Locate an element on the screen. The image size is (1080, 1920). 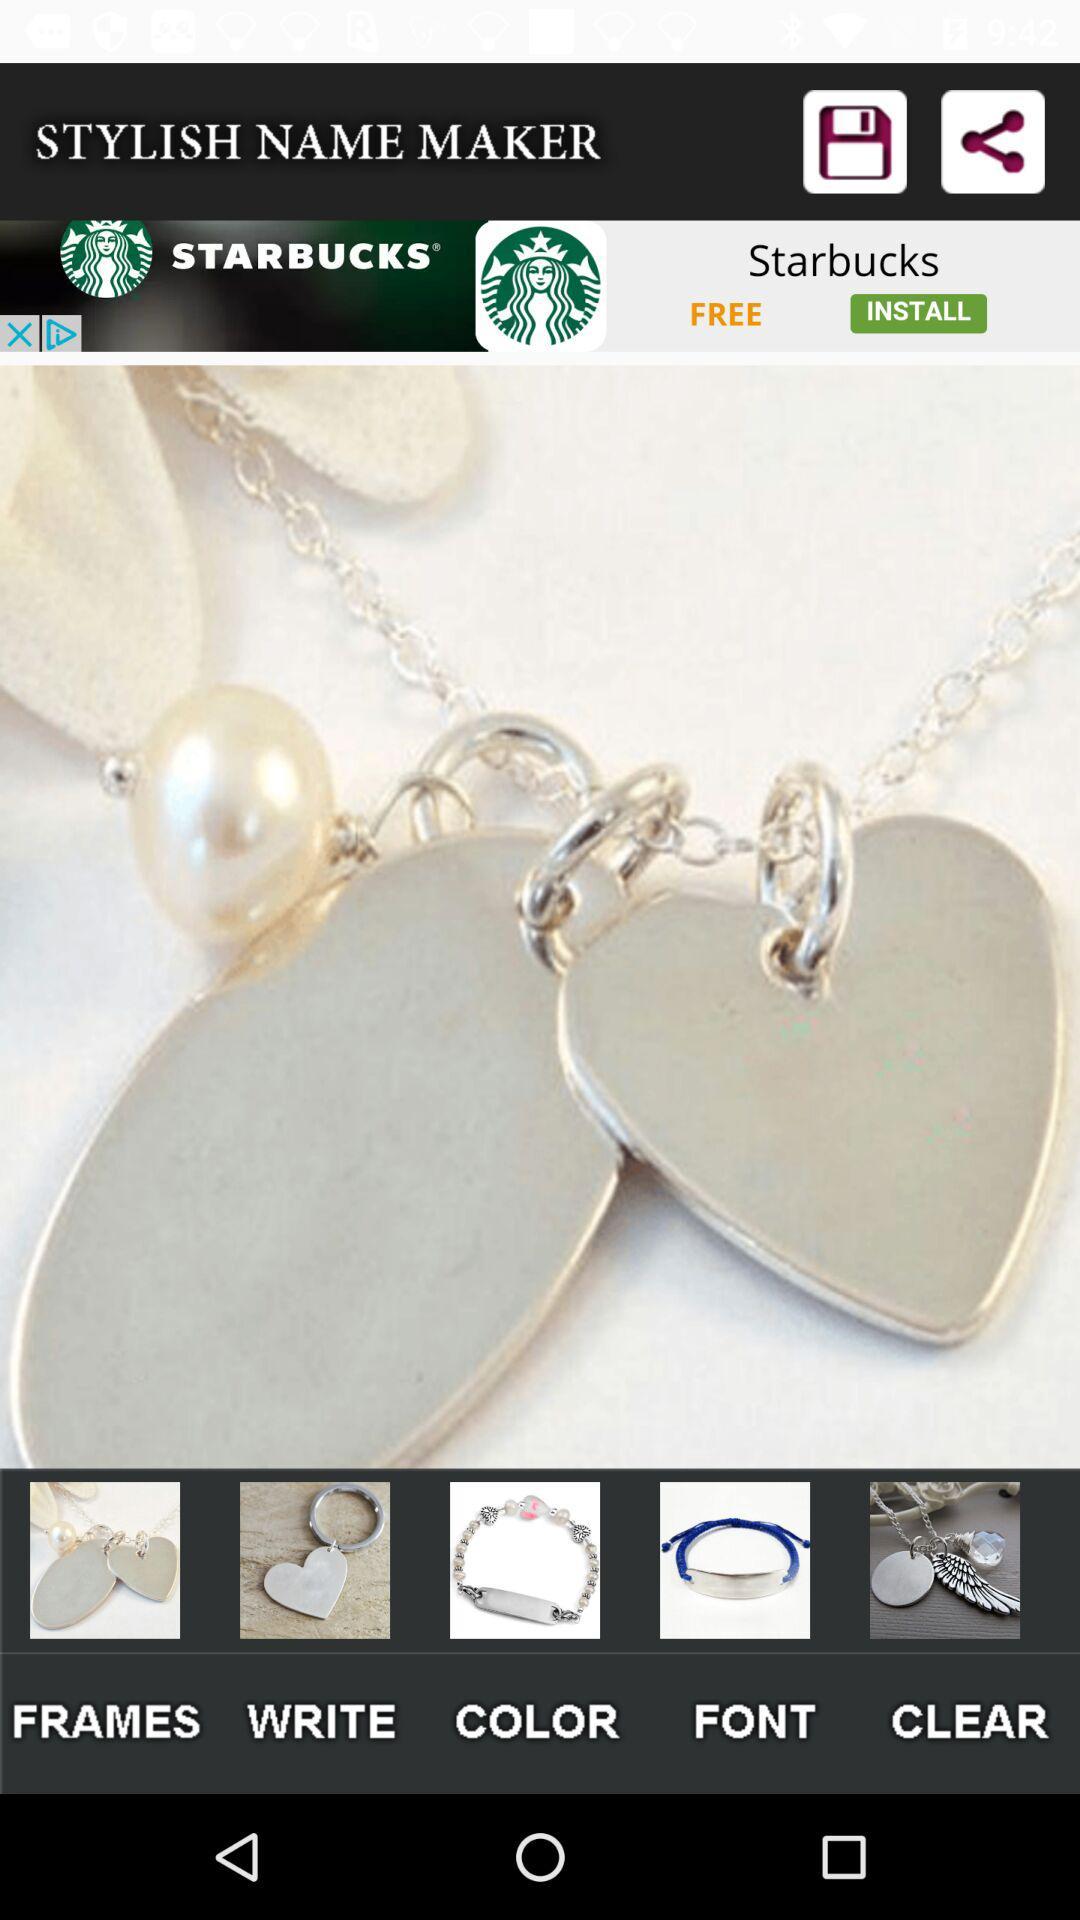
starbucks website is located at coordinates (540, 285).